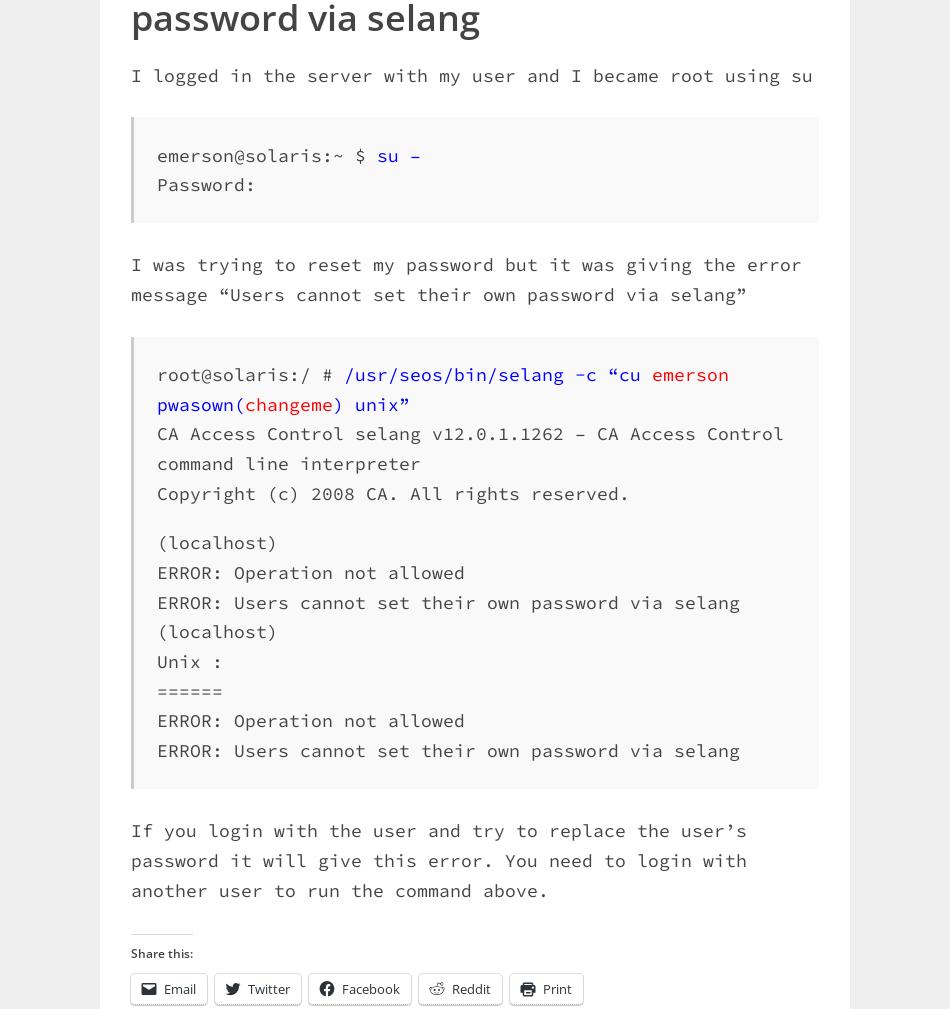 The width and height of the screenshot is (950, 1009). I want to click on 'emerson@solaris:~ $', so click(157, 153).